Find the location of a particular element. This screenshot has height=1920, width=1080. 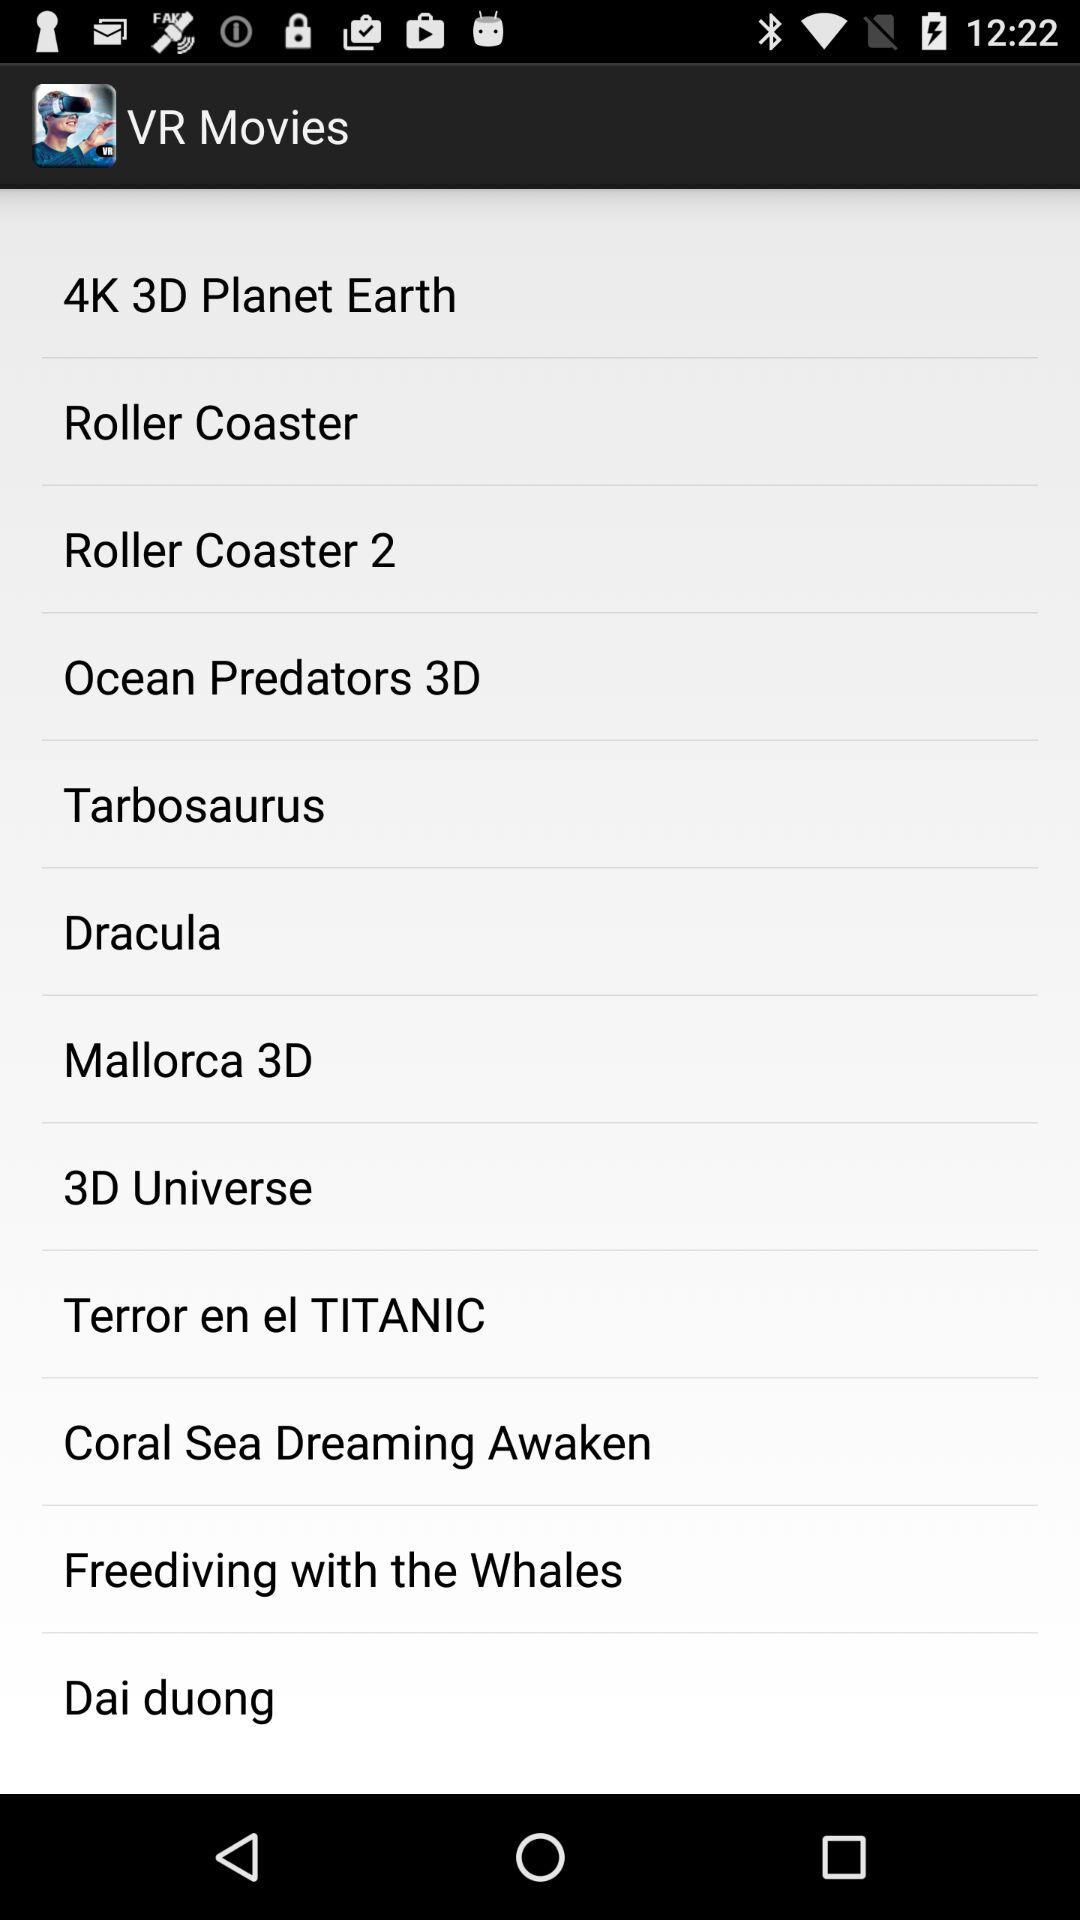

dai duong icon is located at coordinates (540, 1691).